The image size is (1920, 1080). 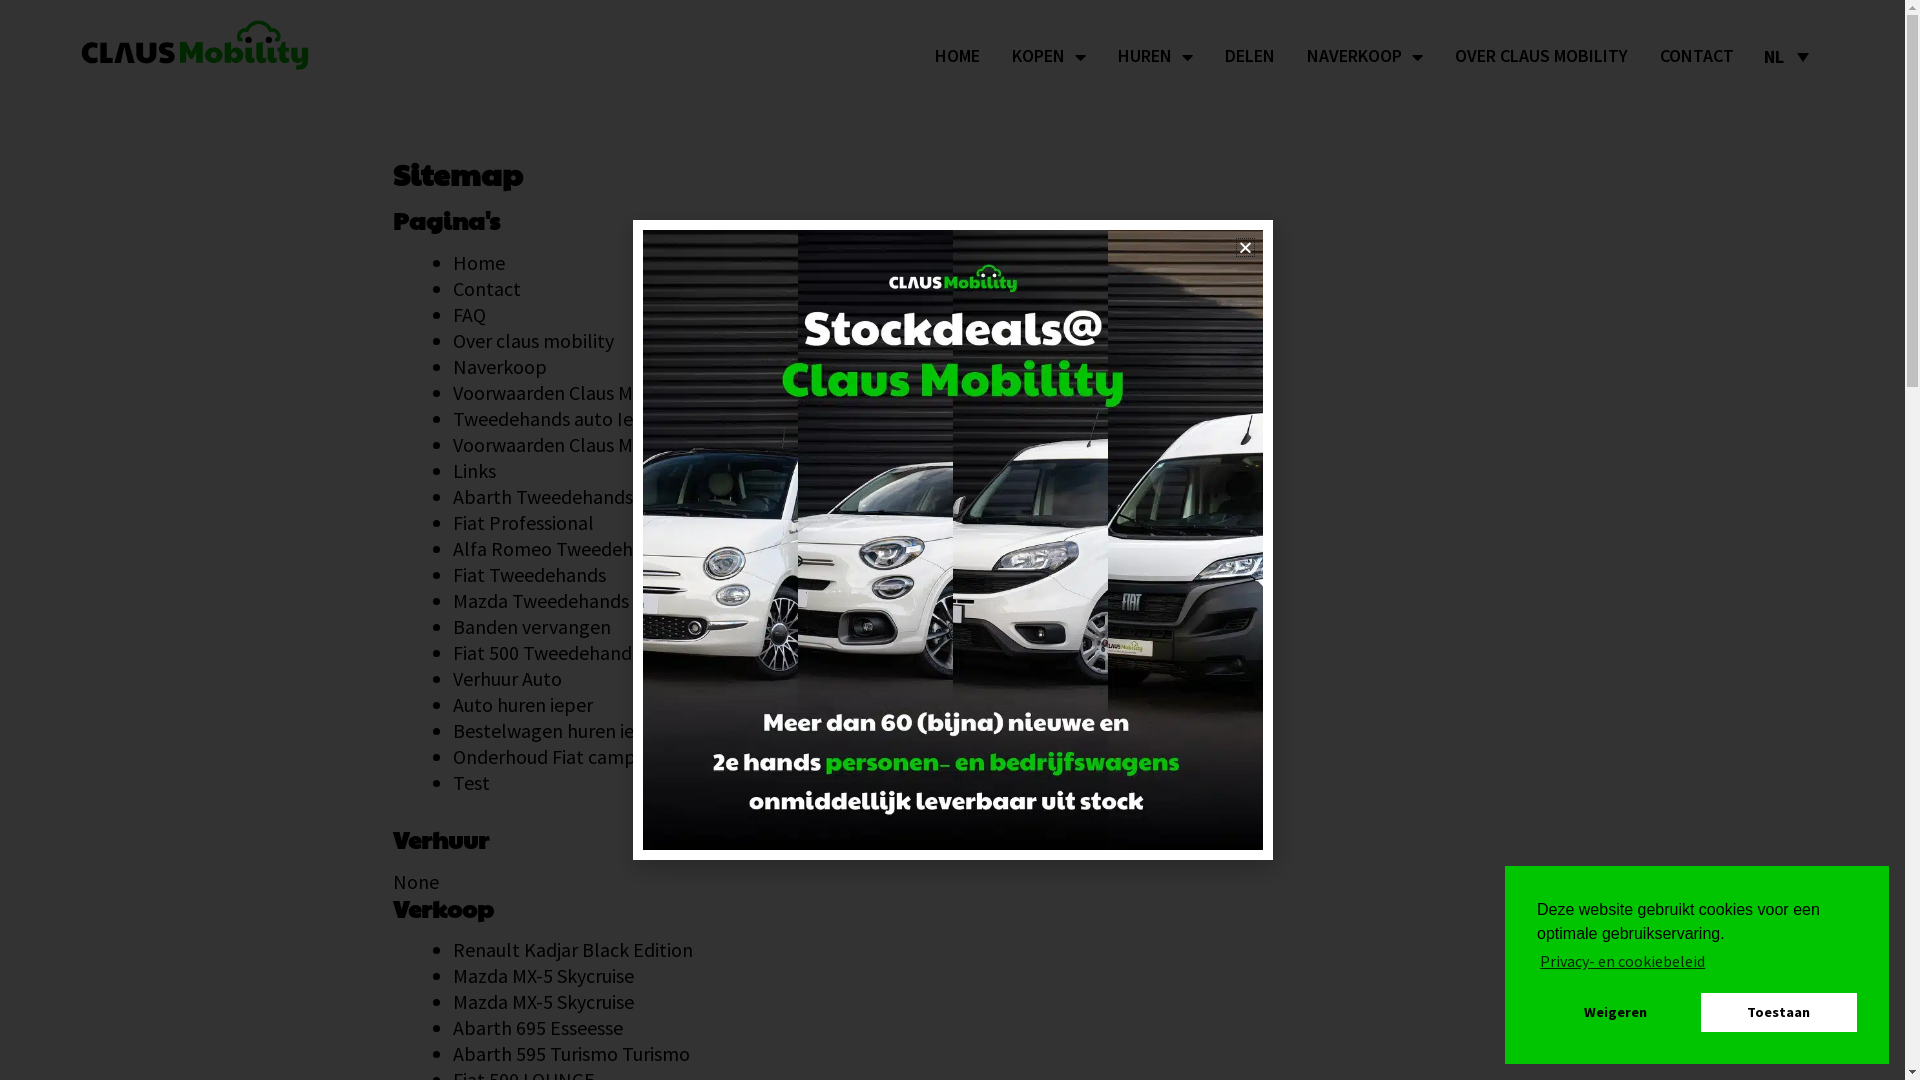 What do you see at coordinates (560, 548) in the screenshot?
I see `'Alfa Romeo Tweedehands'` at bounding box center [560, 548].